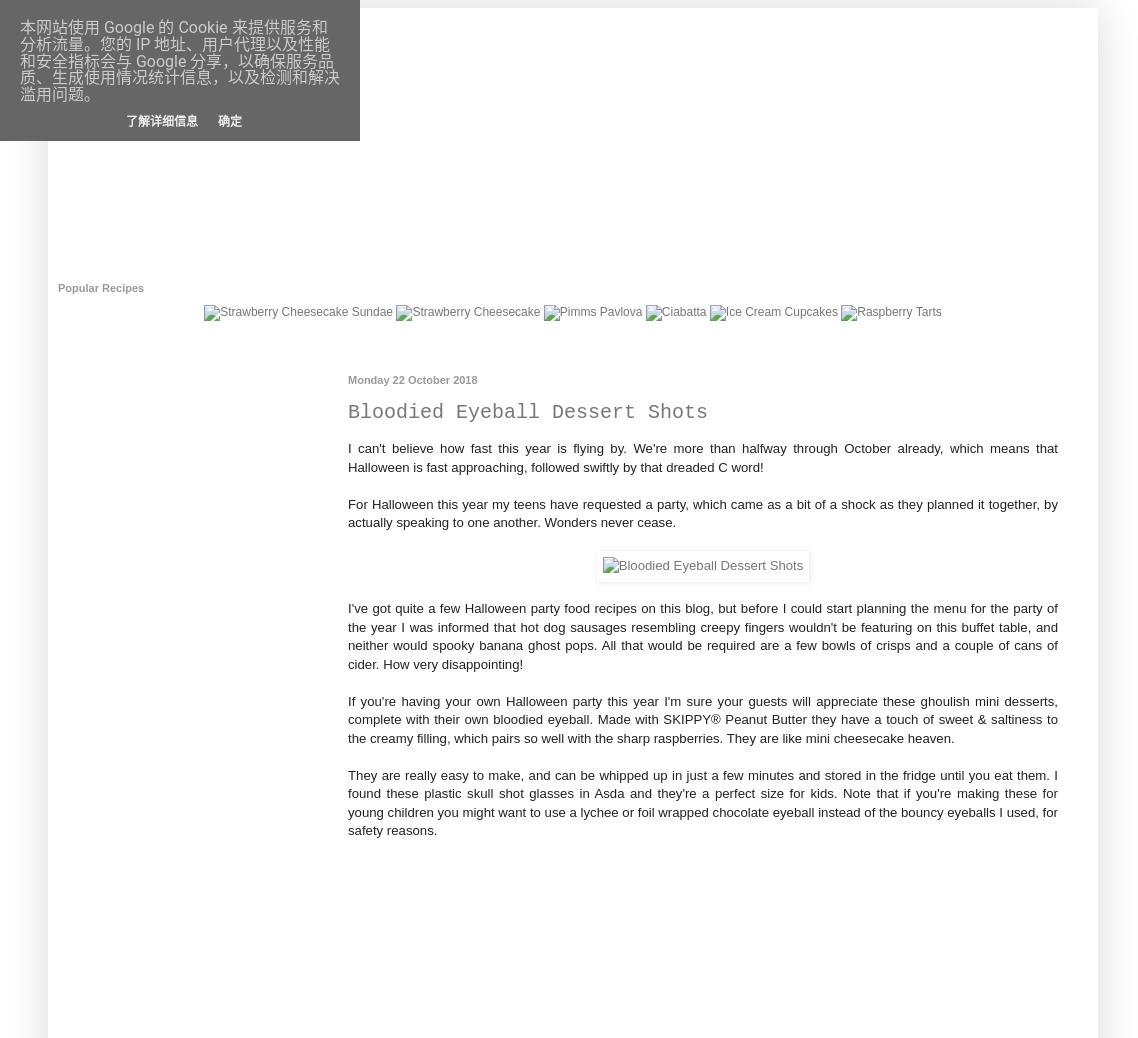 Image resolution: width=1138 pixels, height=1038 pixels. Describe the element at coordinates (703, 634) in the screenshot. I see `'I've got quite a few Halloween party food recipes on this blog, but before I could start planning the menu for the party of the year I was informed that hot dog sausages resembling creepy fingers wouldn't be featuring on this buffet table, and neither would spooky banana ghost pops. All that would be required are a few bowls of crisps and a couple of cans of cider. How very disappointing!'` at that location.